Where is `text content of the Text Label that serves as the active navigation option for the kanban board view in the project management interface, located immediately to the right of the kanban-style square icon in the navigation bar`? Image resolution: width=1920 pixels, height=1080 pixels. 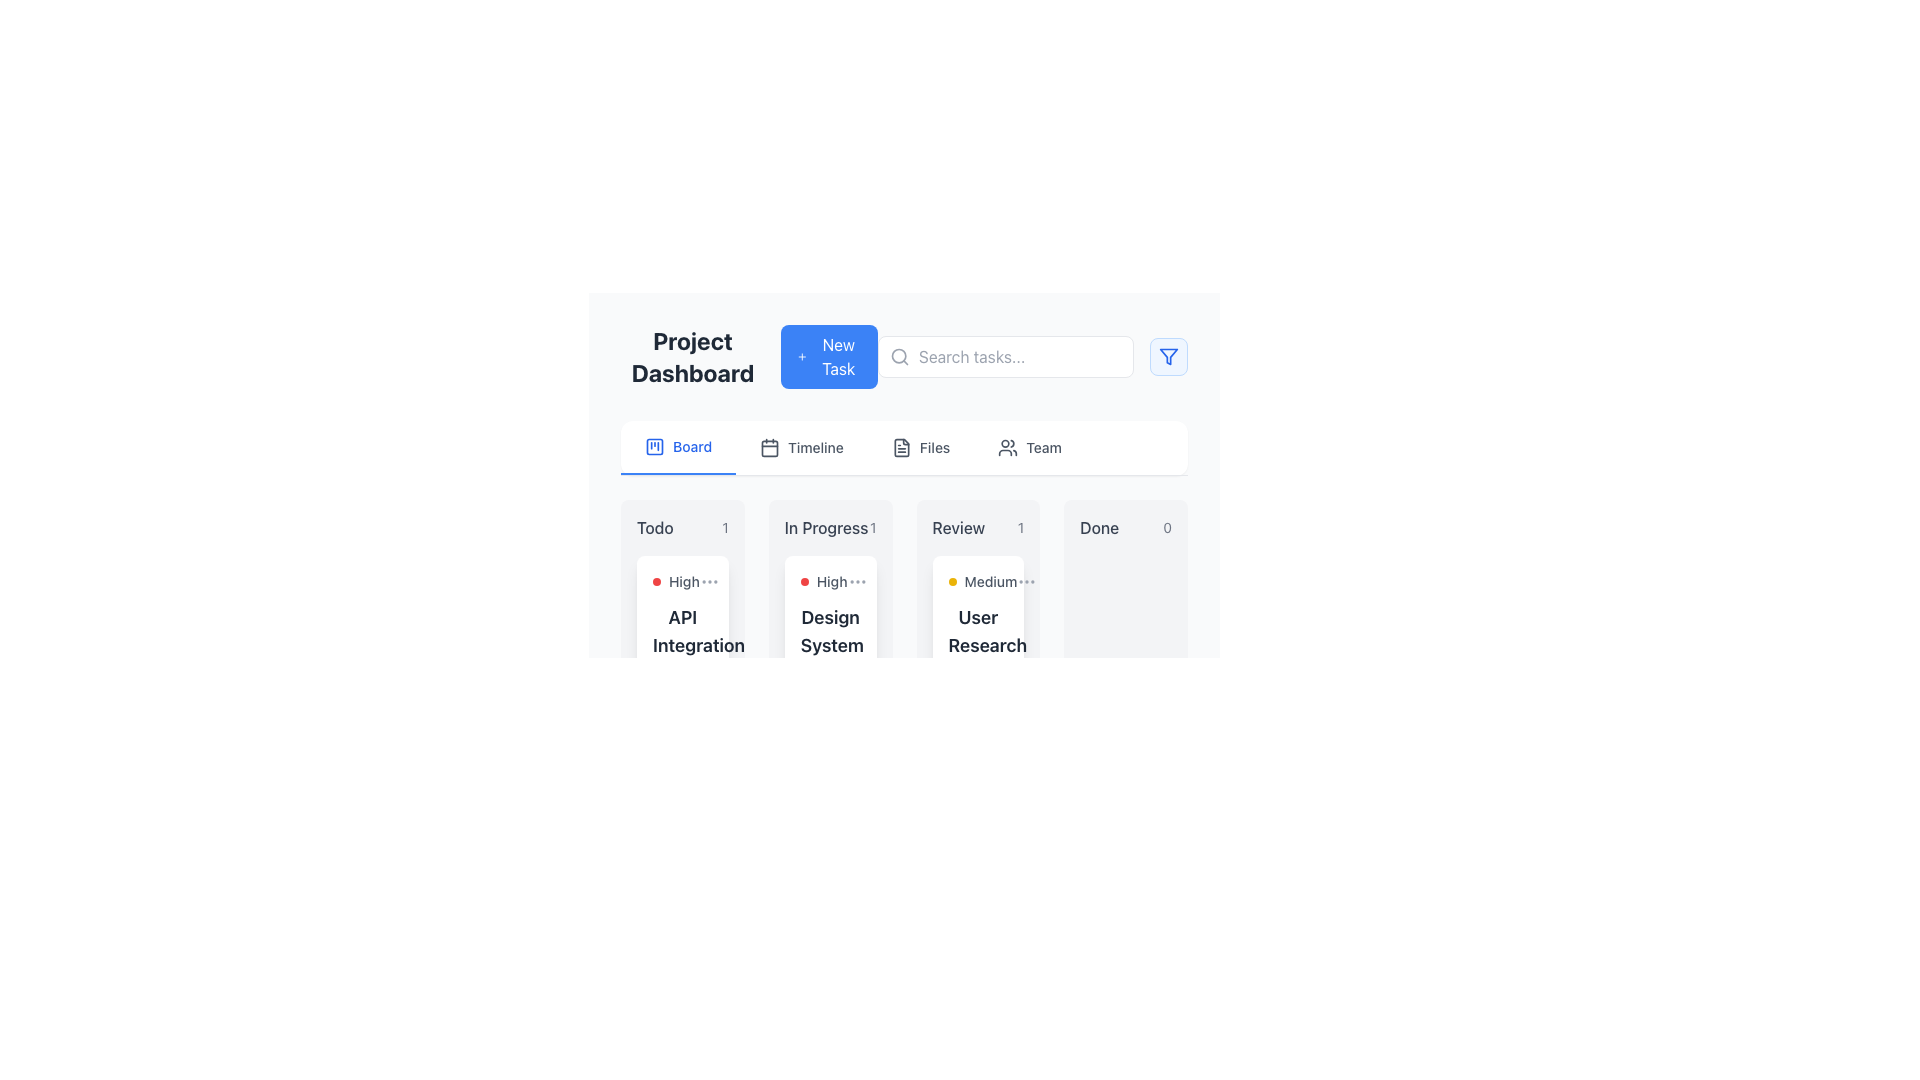 text content of the Text Label that serves as the active navigation option for the kanban board view in the project management interface, located immediately to the right of the kanban-style square icon in the navigation bar is located at coordinates (692, 446).